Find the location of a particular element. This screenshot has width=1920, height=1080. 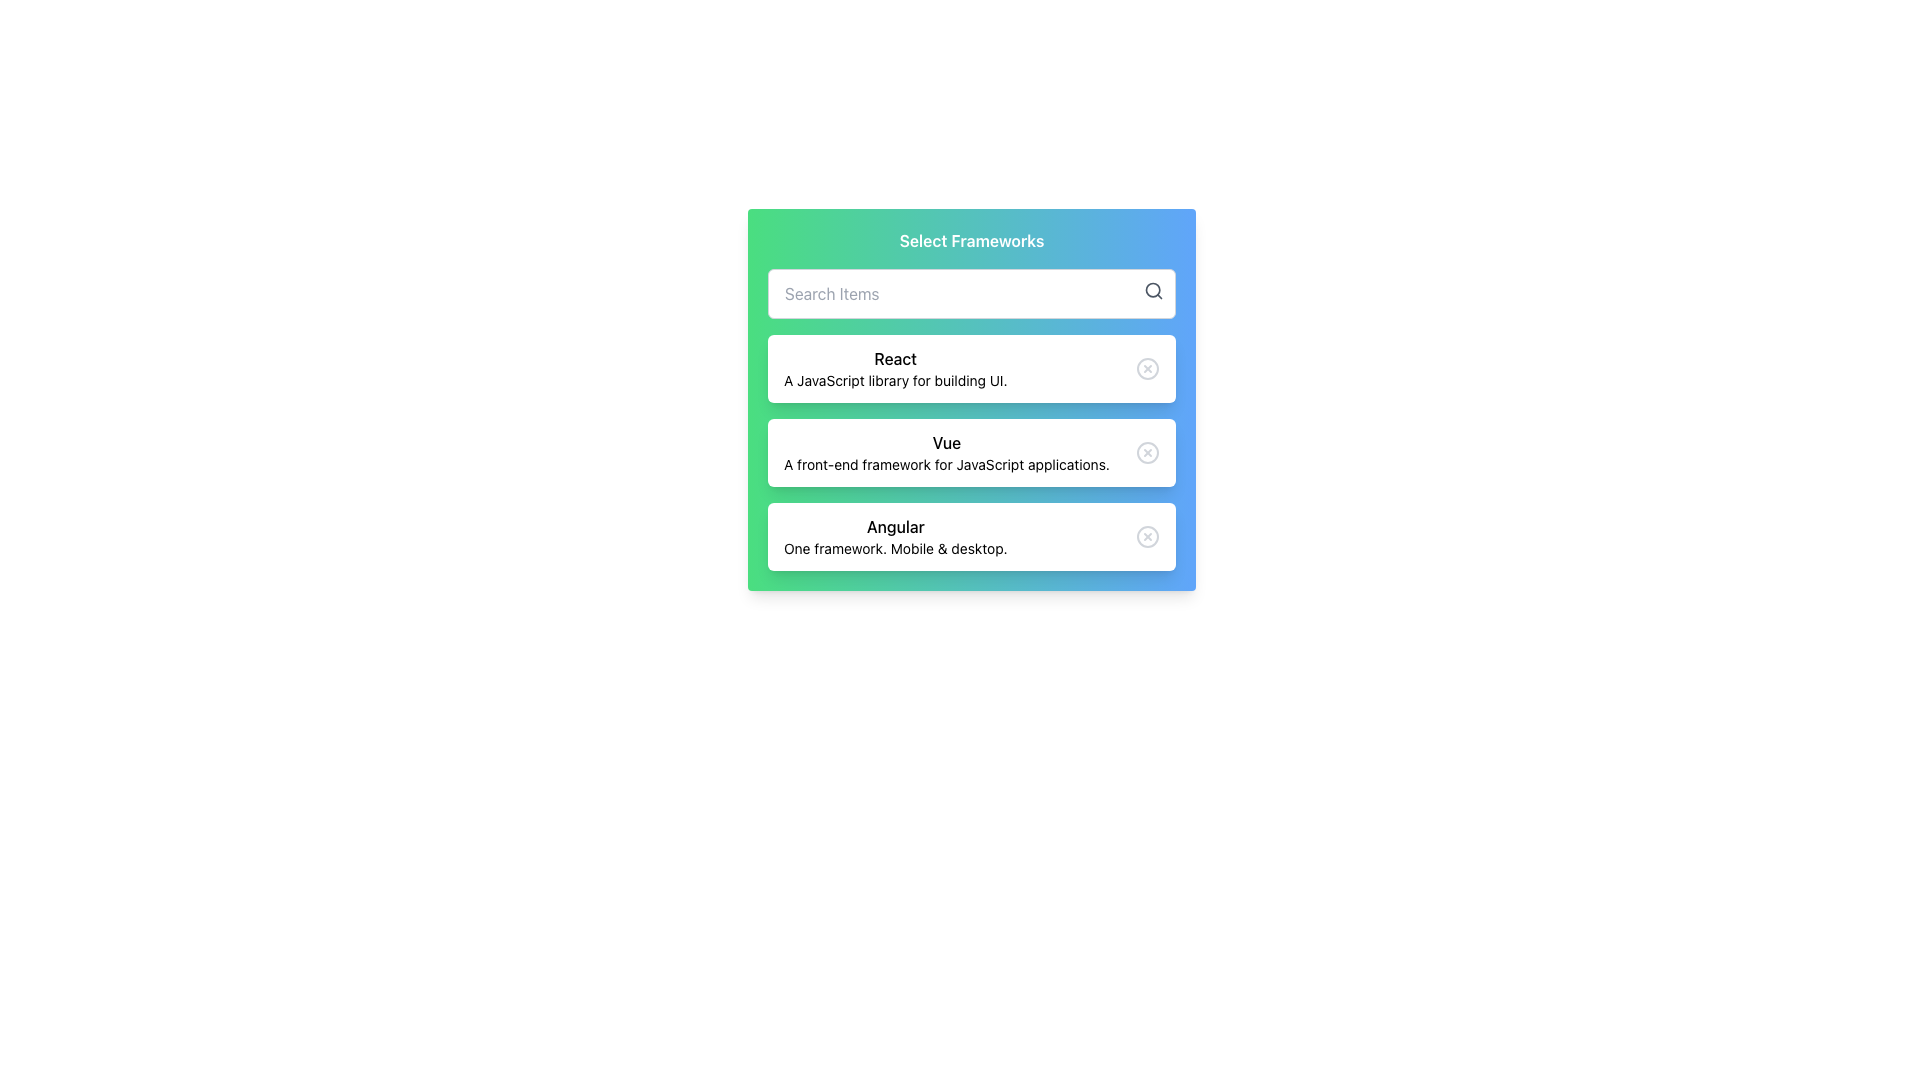

the List item labeled 'Vue', which is the second item in a vertical list with a white background and rounded corners is located at coordinates (971, 452).